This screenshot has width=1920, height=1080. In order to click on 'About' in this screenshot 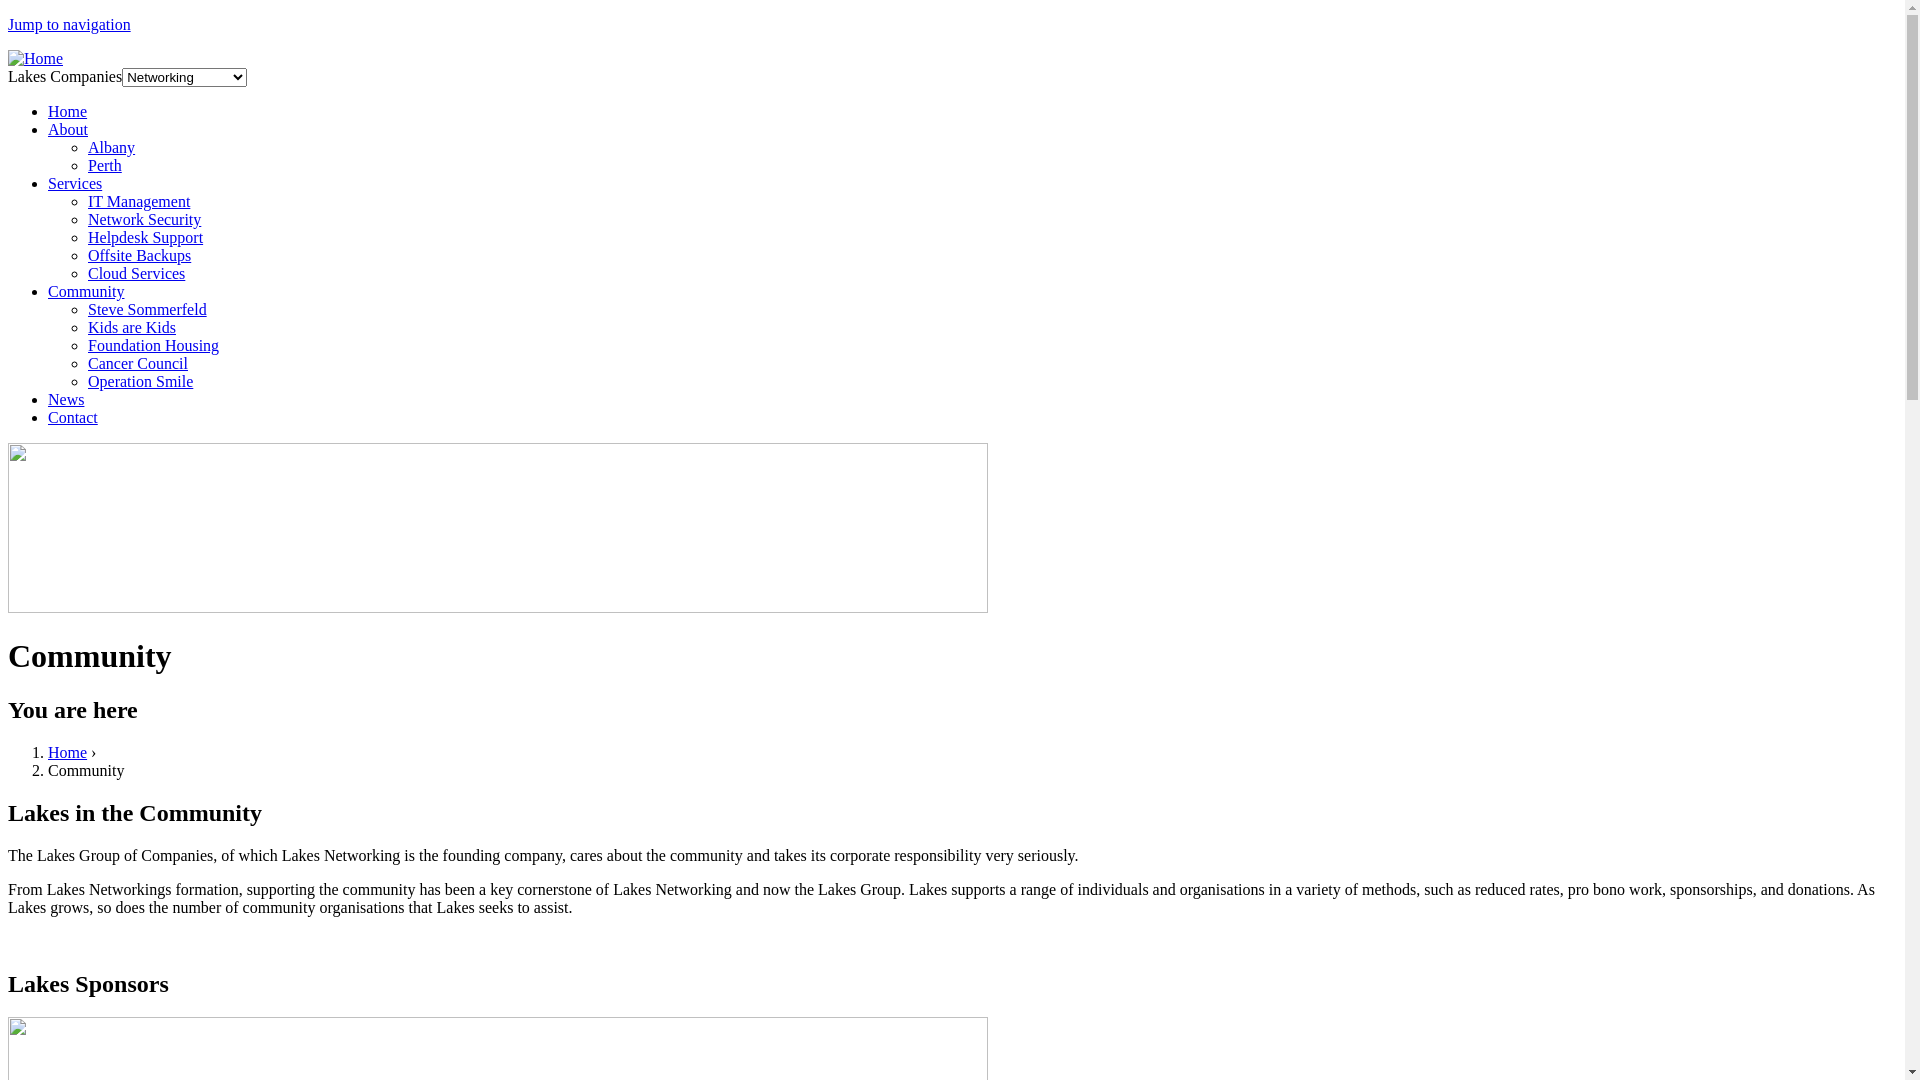, I will do `click(67, 129)`.